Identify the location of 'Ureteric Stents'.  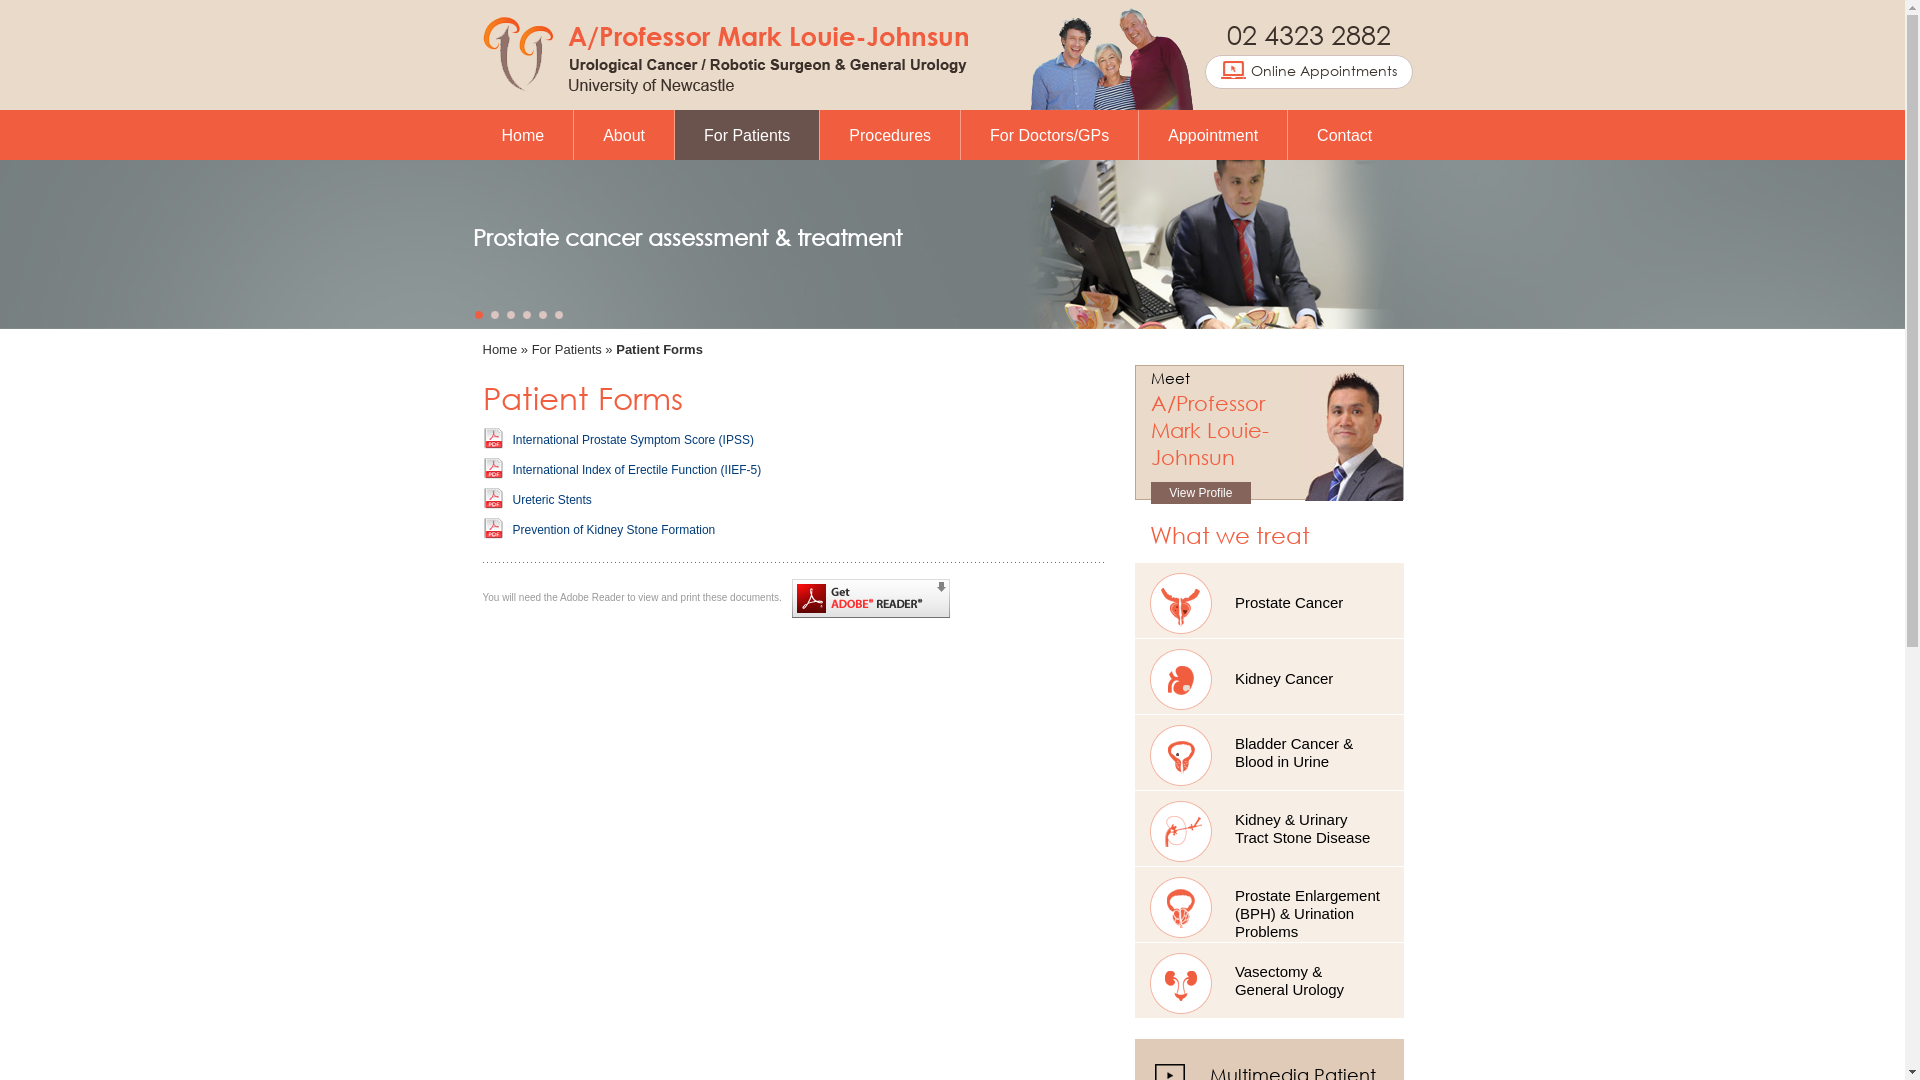
(551, 499).